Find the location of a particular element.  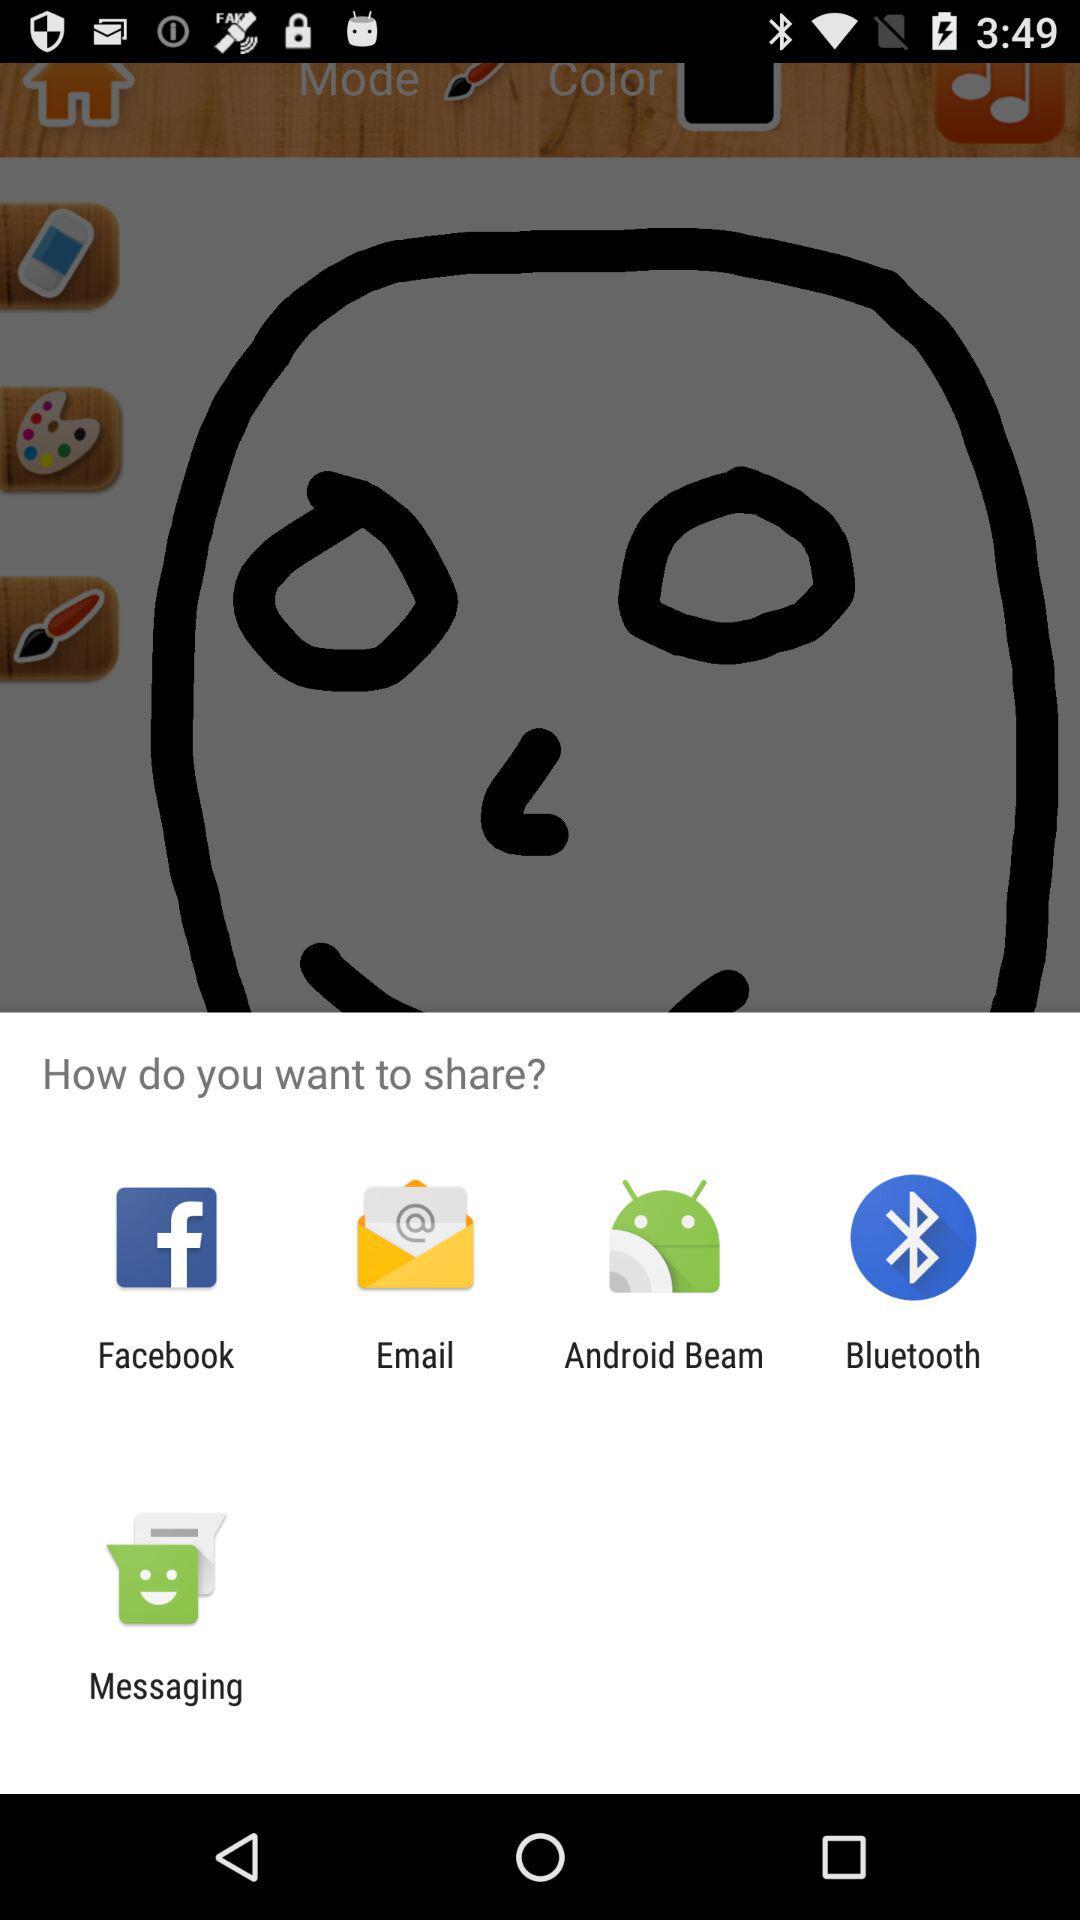

the item next to the facebook is located at coordinates (414, 1374).